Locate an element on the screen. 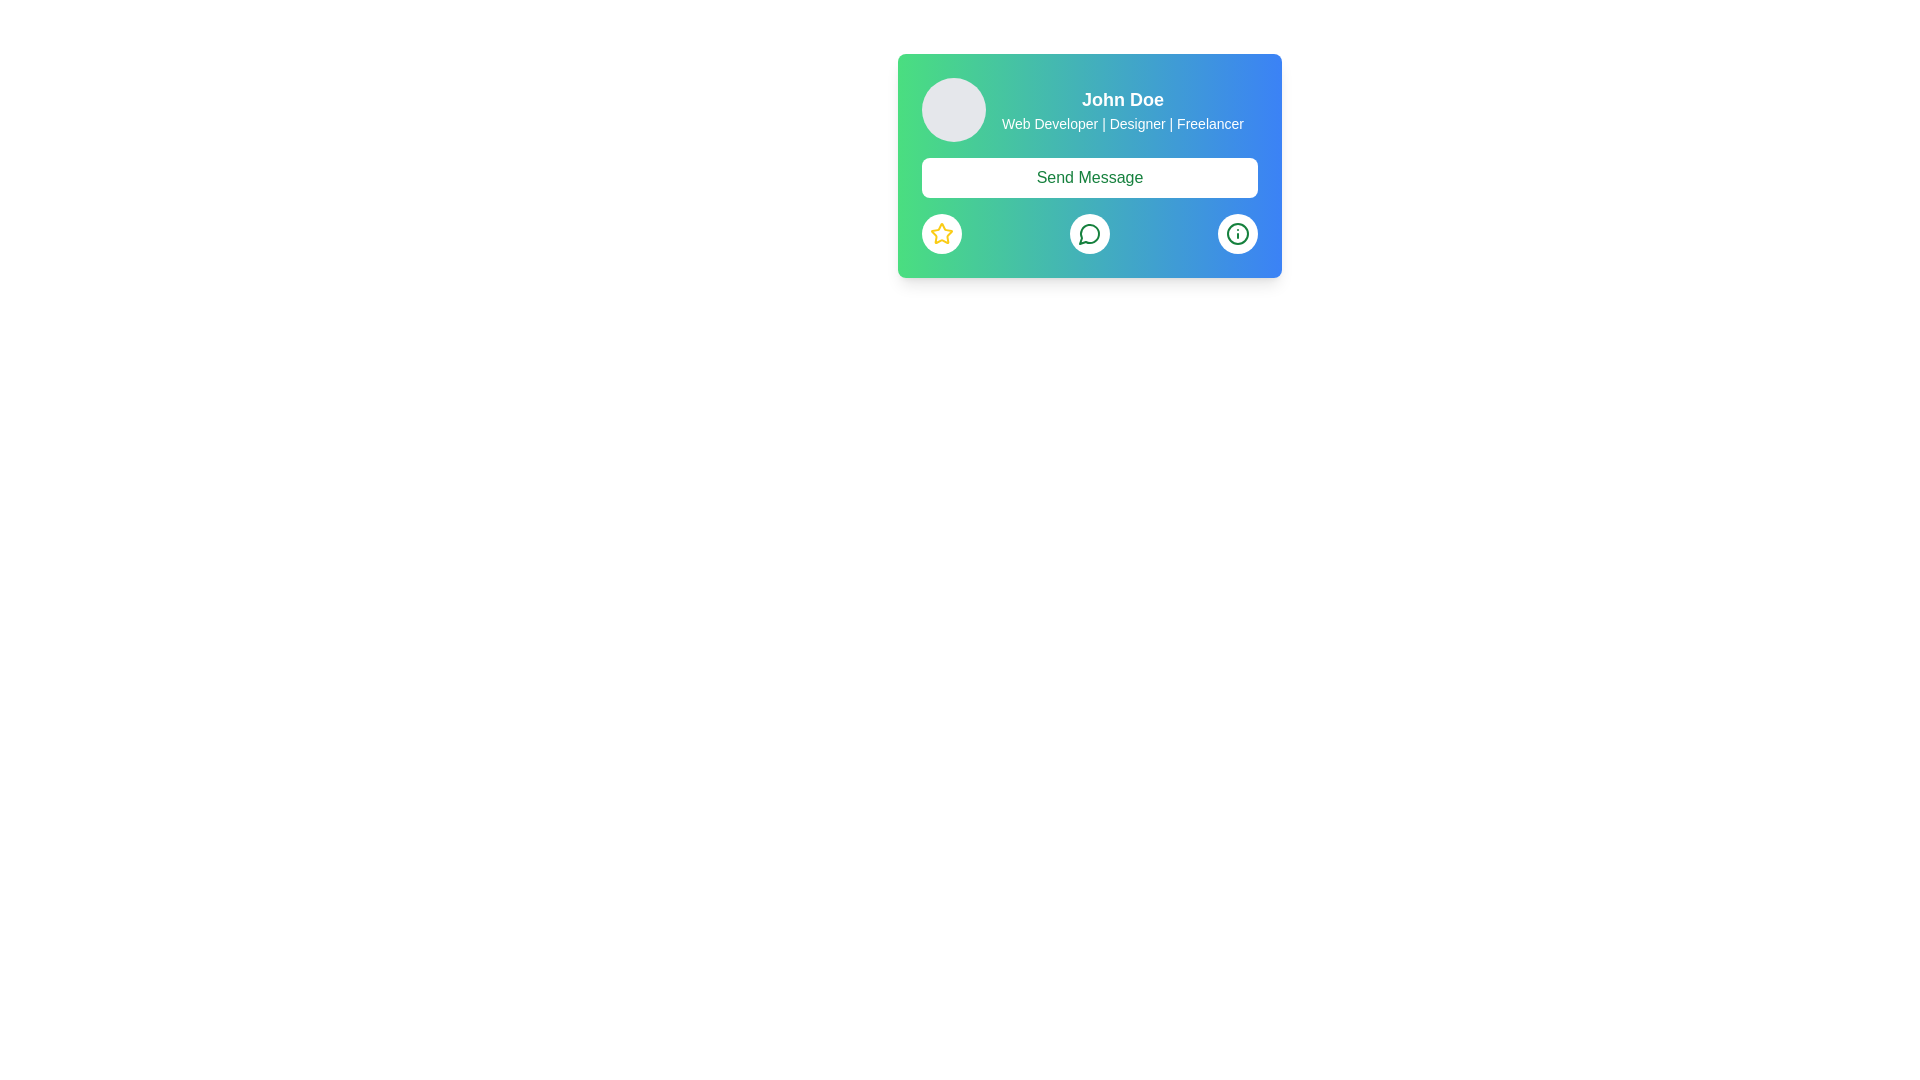 The height and width of the screenshot is (1080, 1920). the text display element that shows 'John Doe' is located at coordinates (1123, 100).